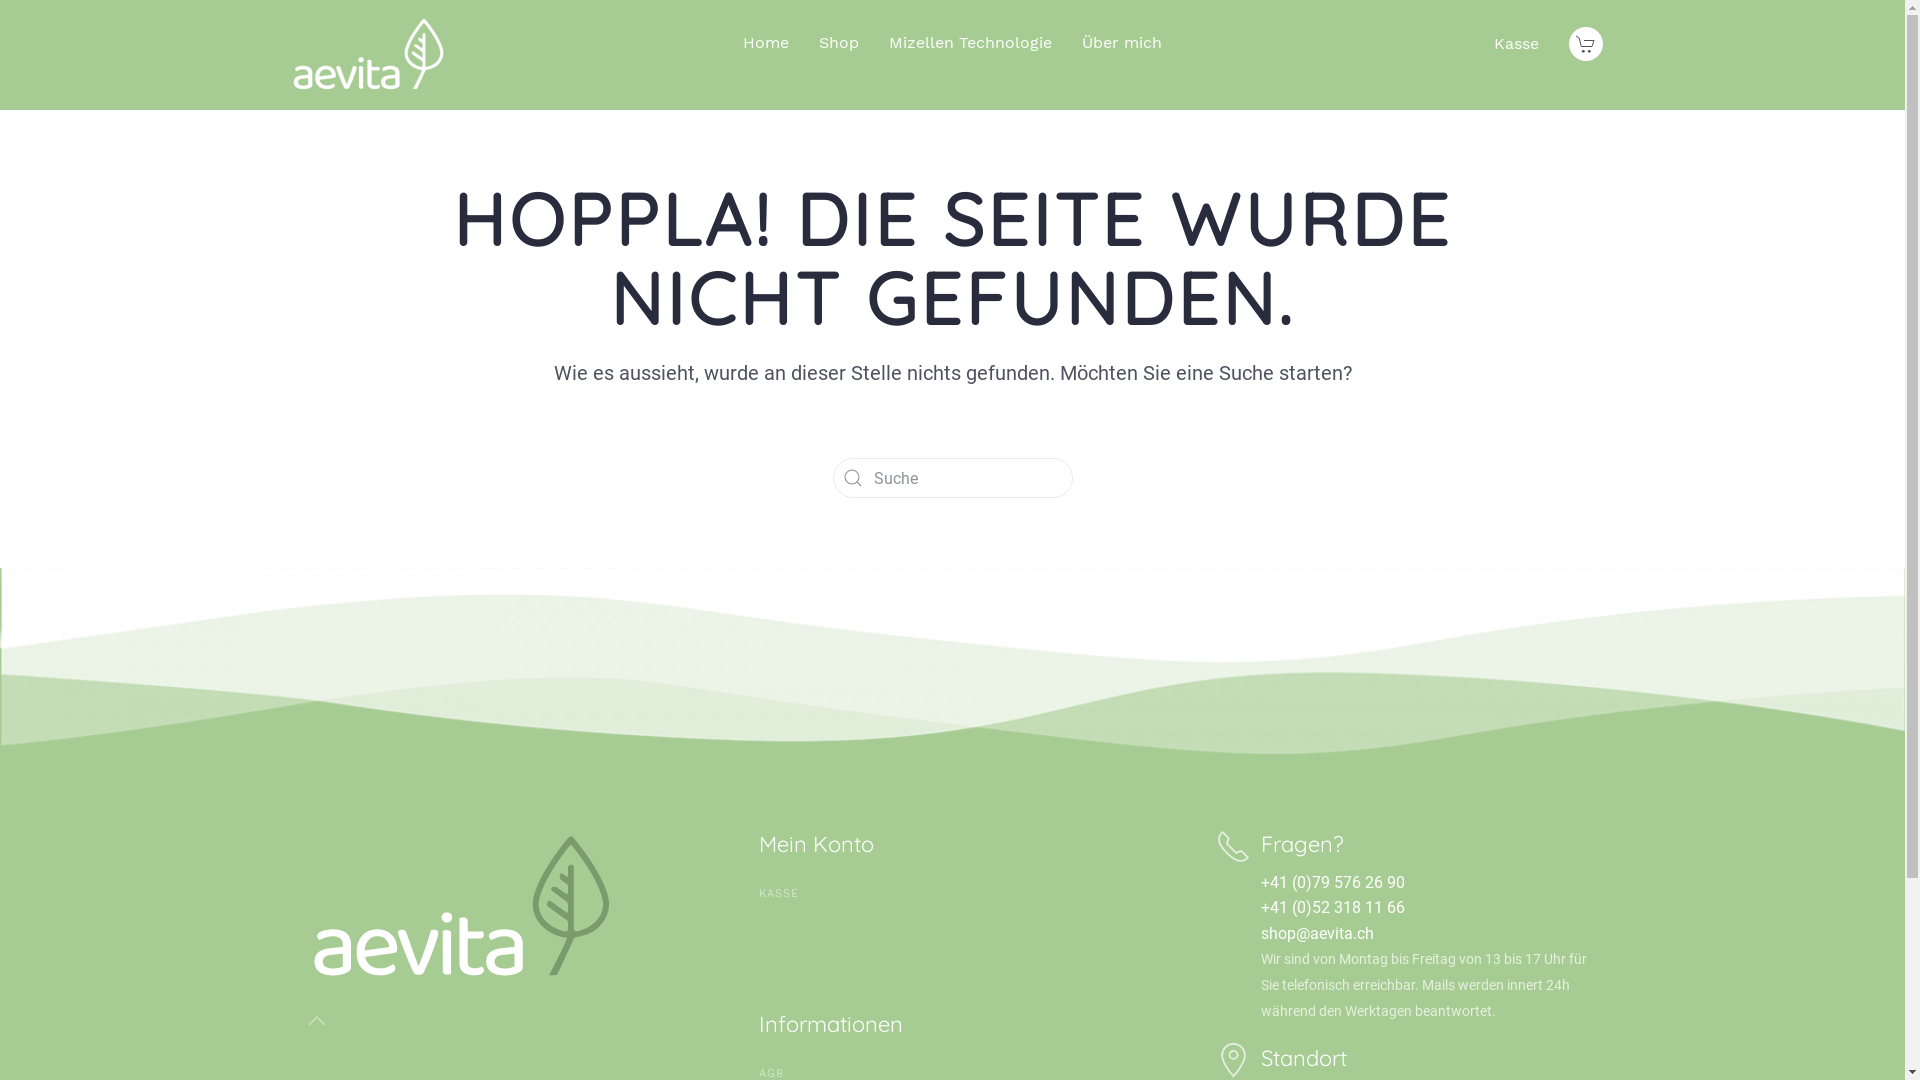 The height and width of the screenshot is (1080, 1920). I want to click on 'Mizellen Technologie', so click(873, 42).